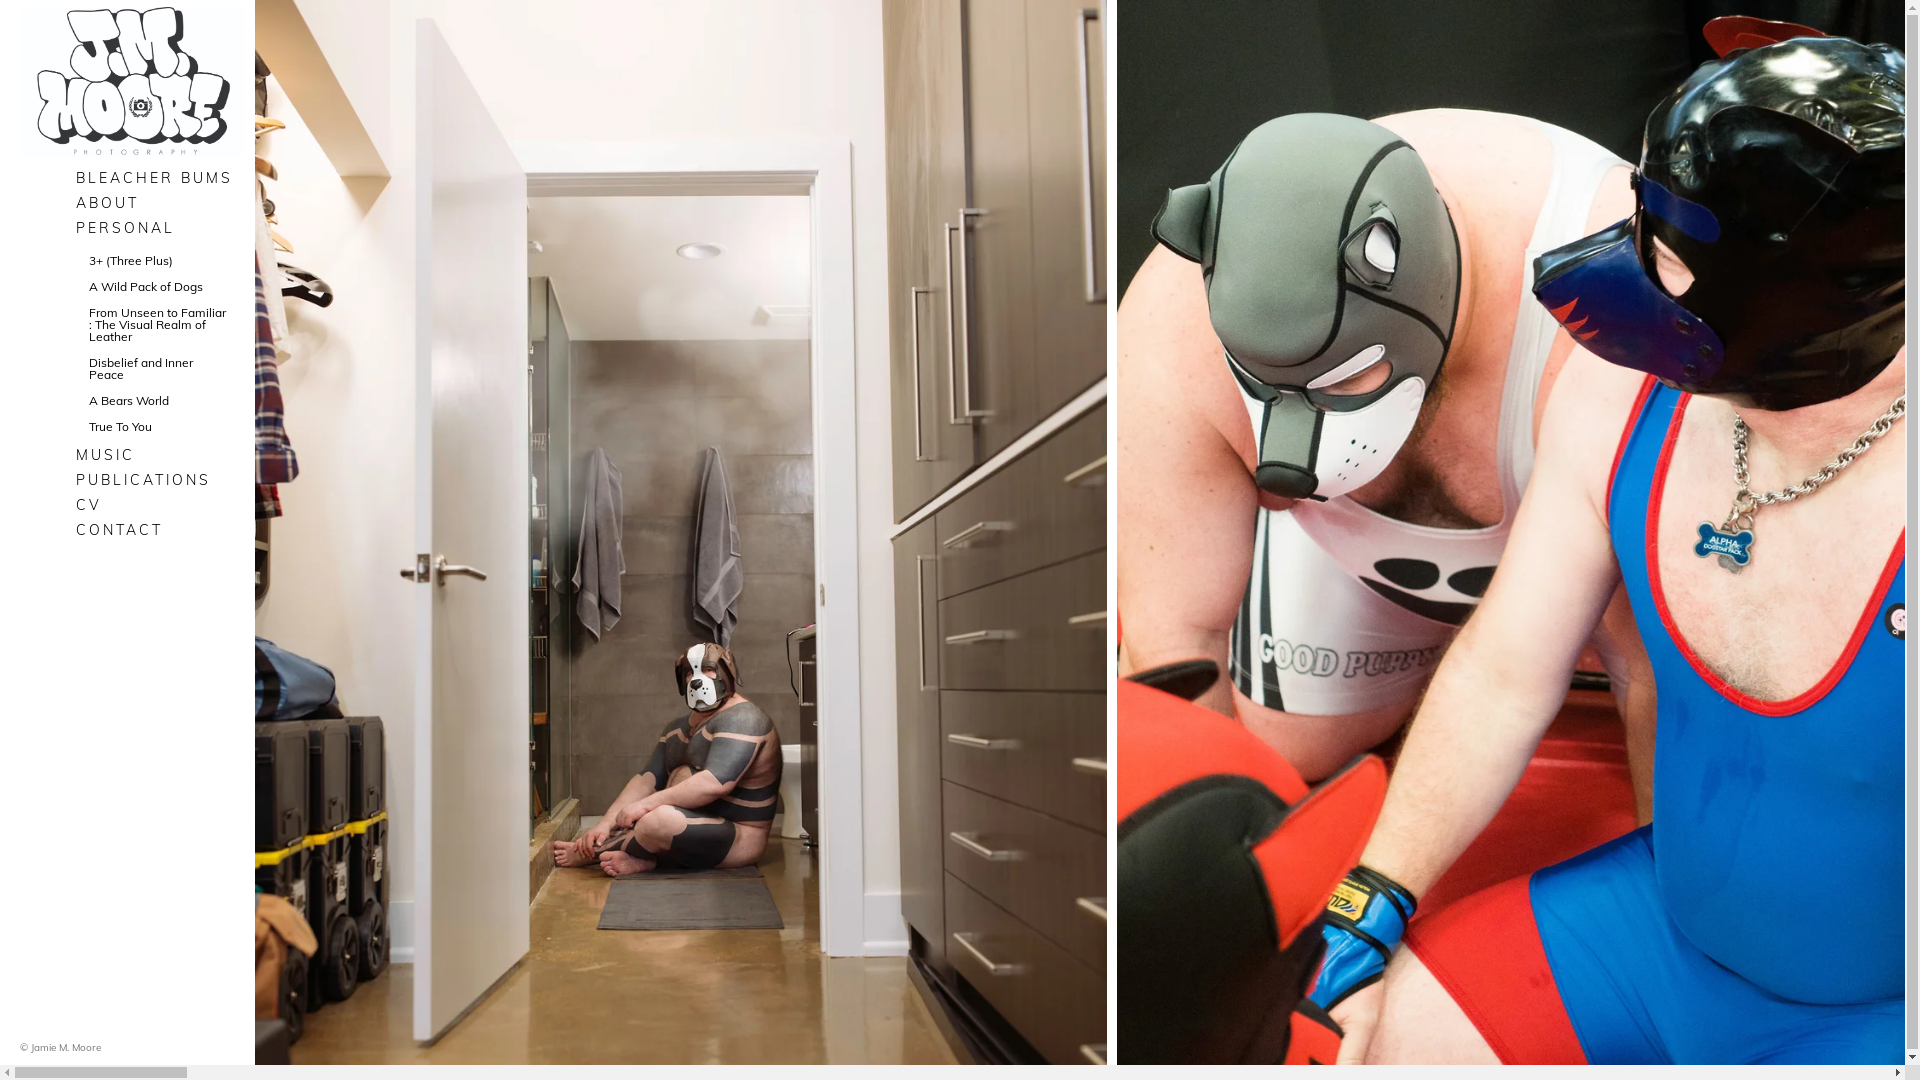 This screenshot has width=1920, height=1080. Describe the element at coordinates (156, 455) in the screenshot. I see `'MUSIC'` at that location.